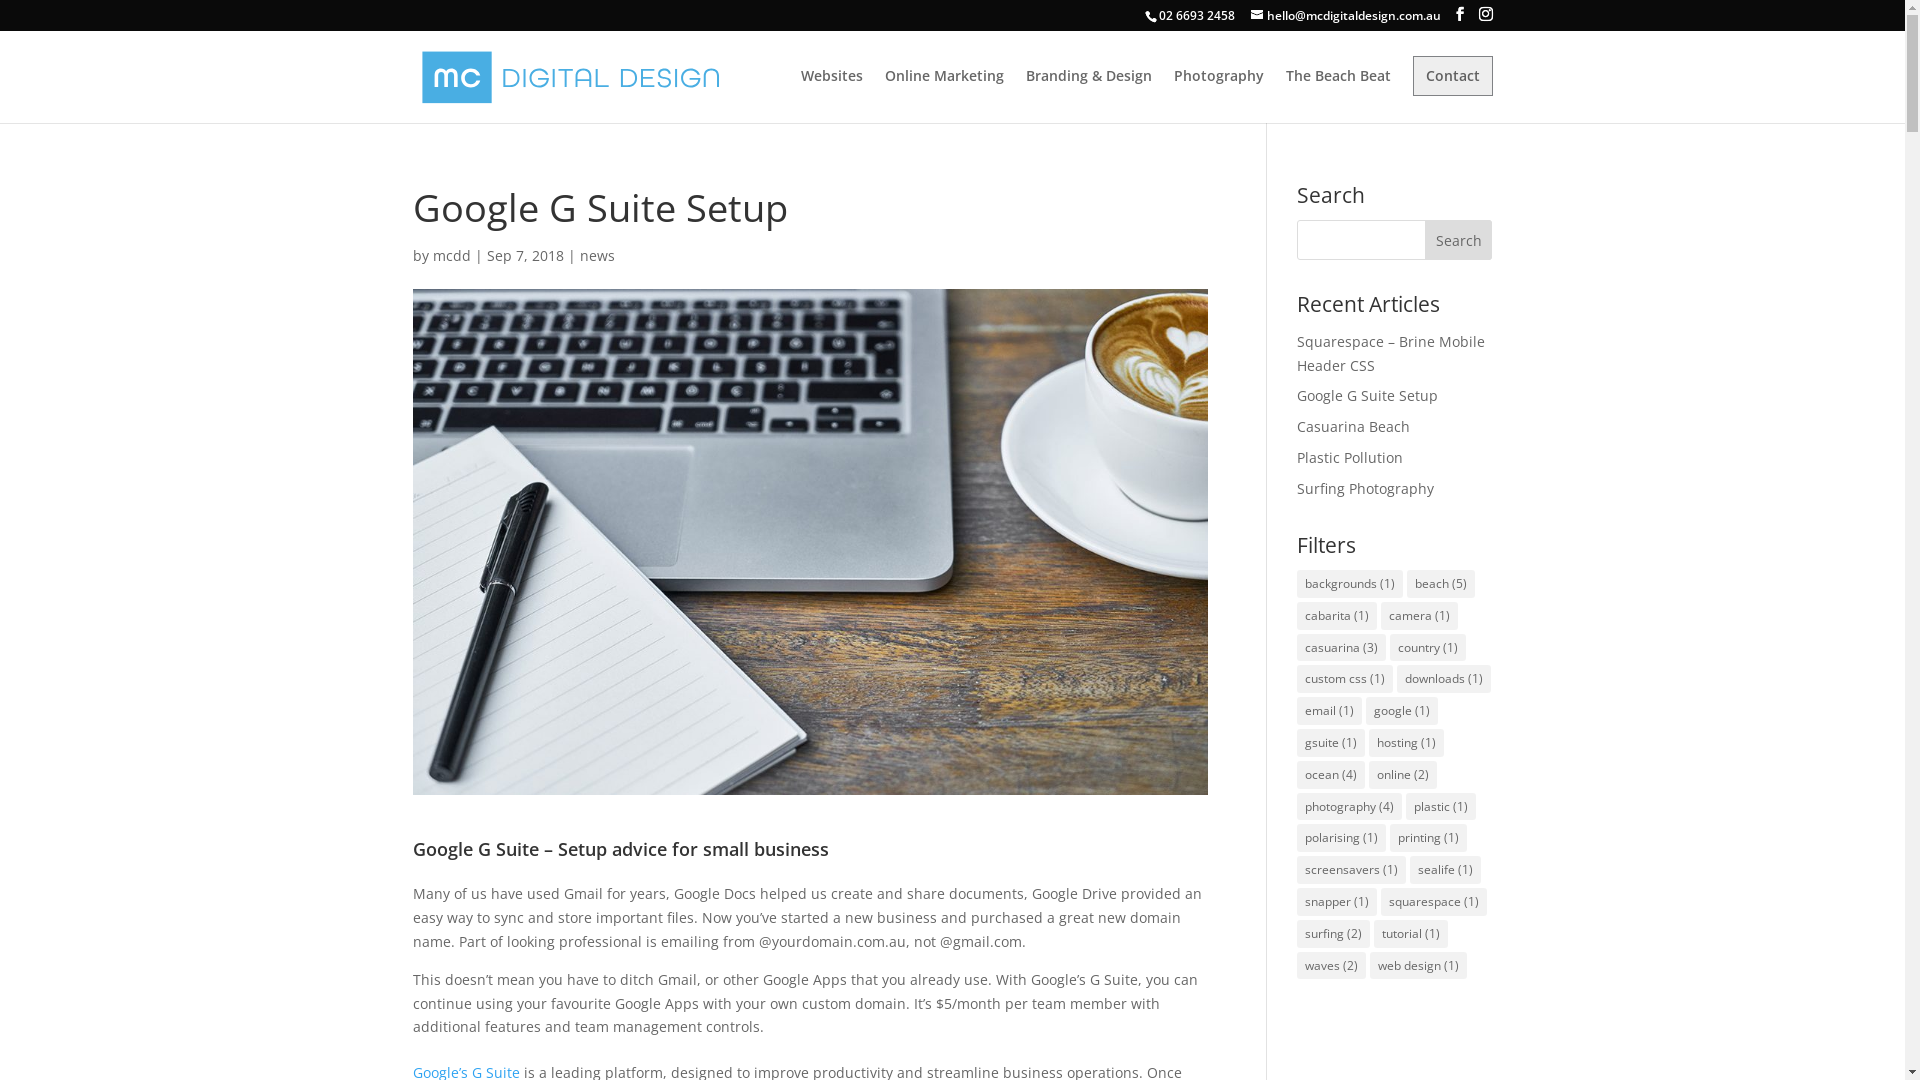 The height and width of the screenshot is (1080, 1920). What do you see at coordinates (1353, 425) in the screenshot?
I see `'Casuarina Beach'` at bounding box center [1353, 425].